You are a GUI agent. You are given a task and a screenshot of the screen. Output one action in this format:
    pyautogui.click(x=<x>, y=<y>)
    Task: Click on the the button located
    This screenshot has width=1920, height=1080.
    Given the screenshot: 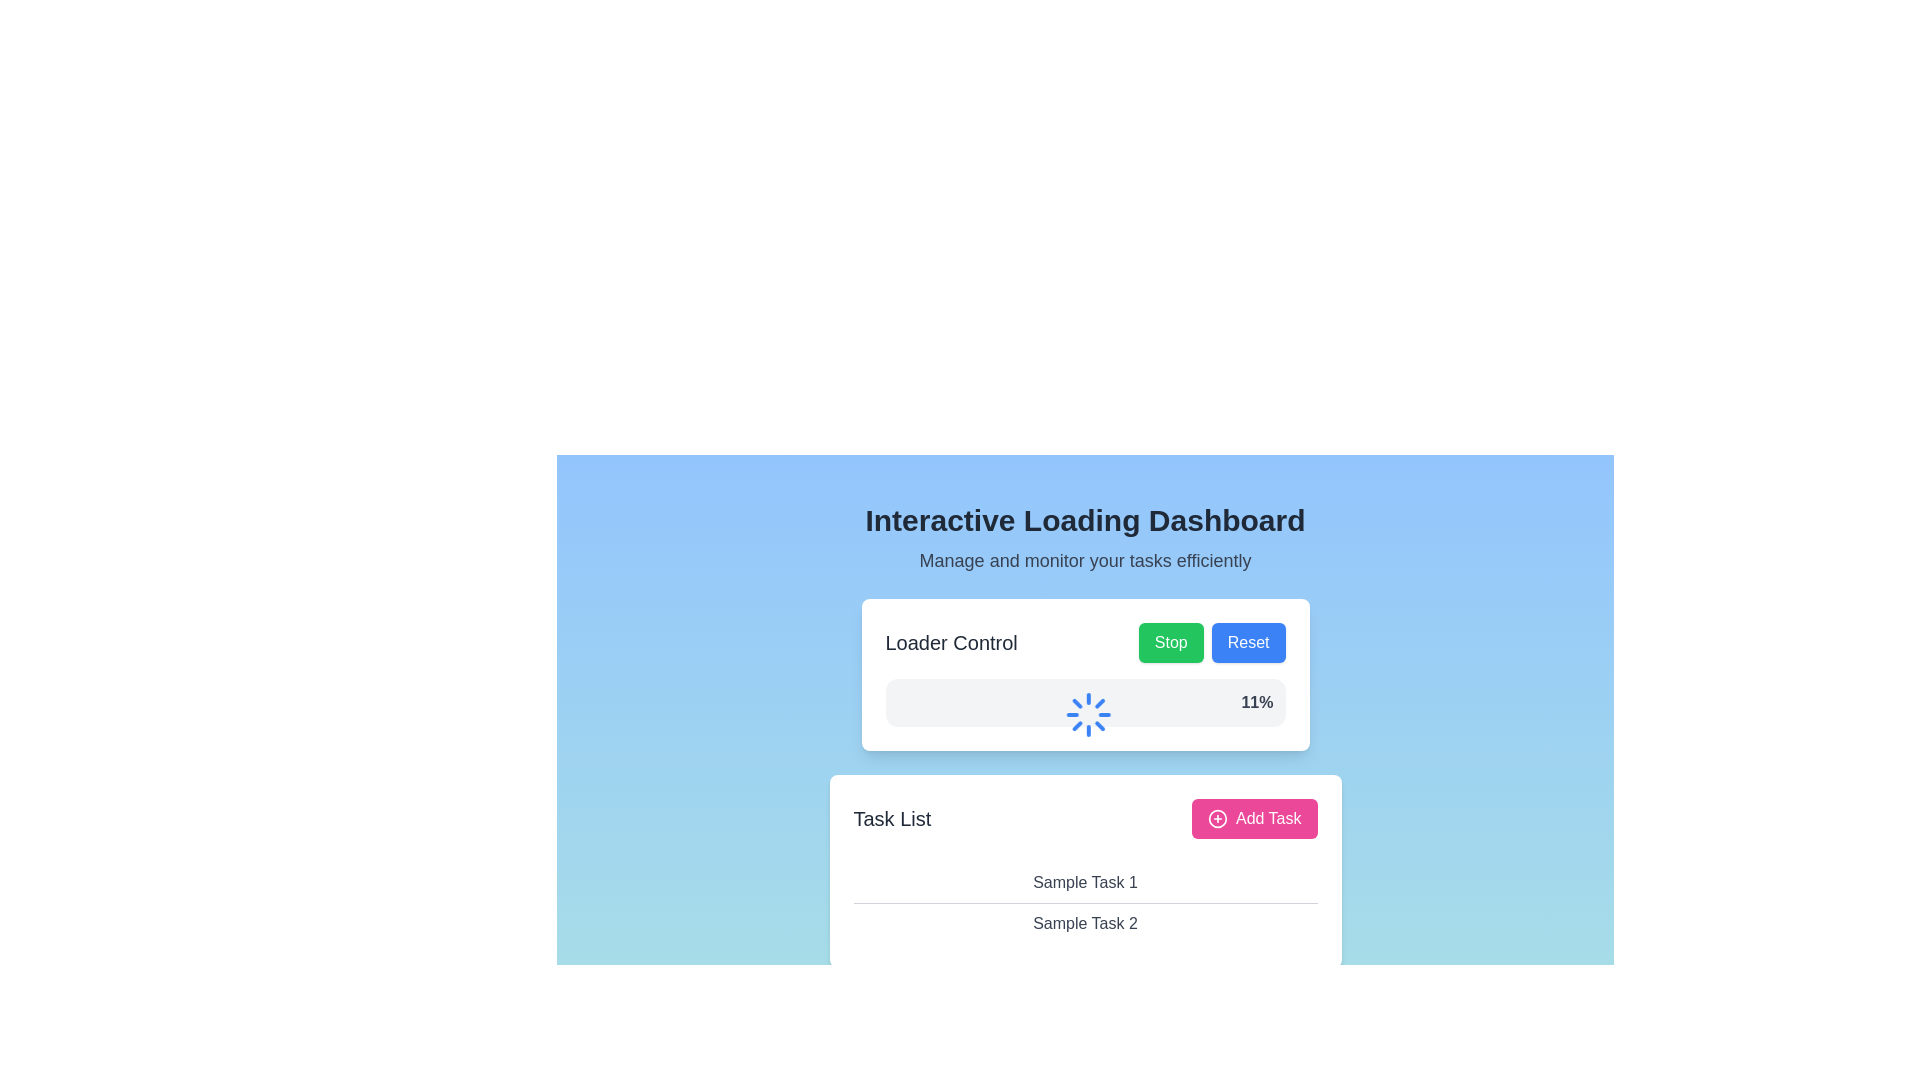 What is the action you would take?
    pyautogui.click(x=1252, y=818)
    